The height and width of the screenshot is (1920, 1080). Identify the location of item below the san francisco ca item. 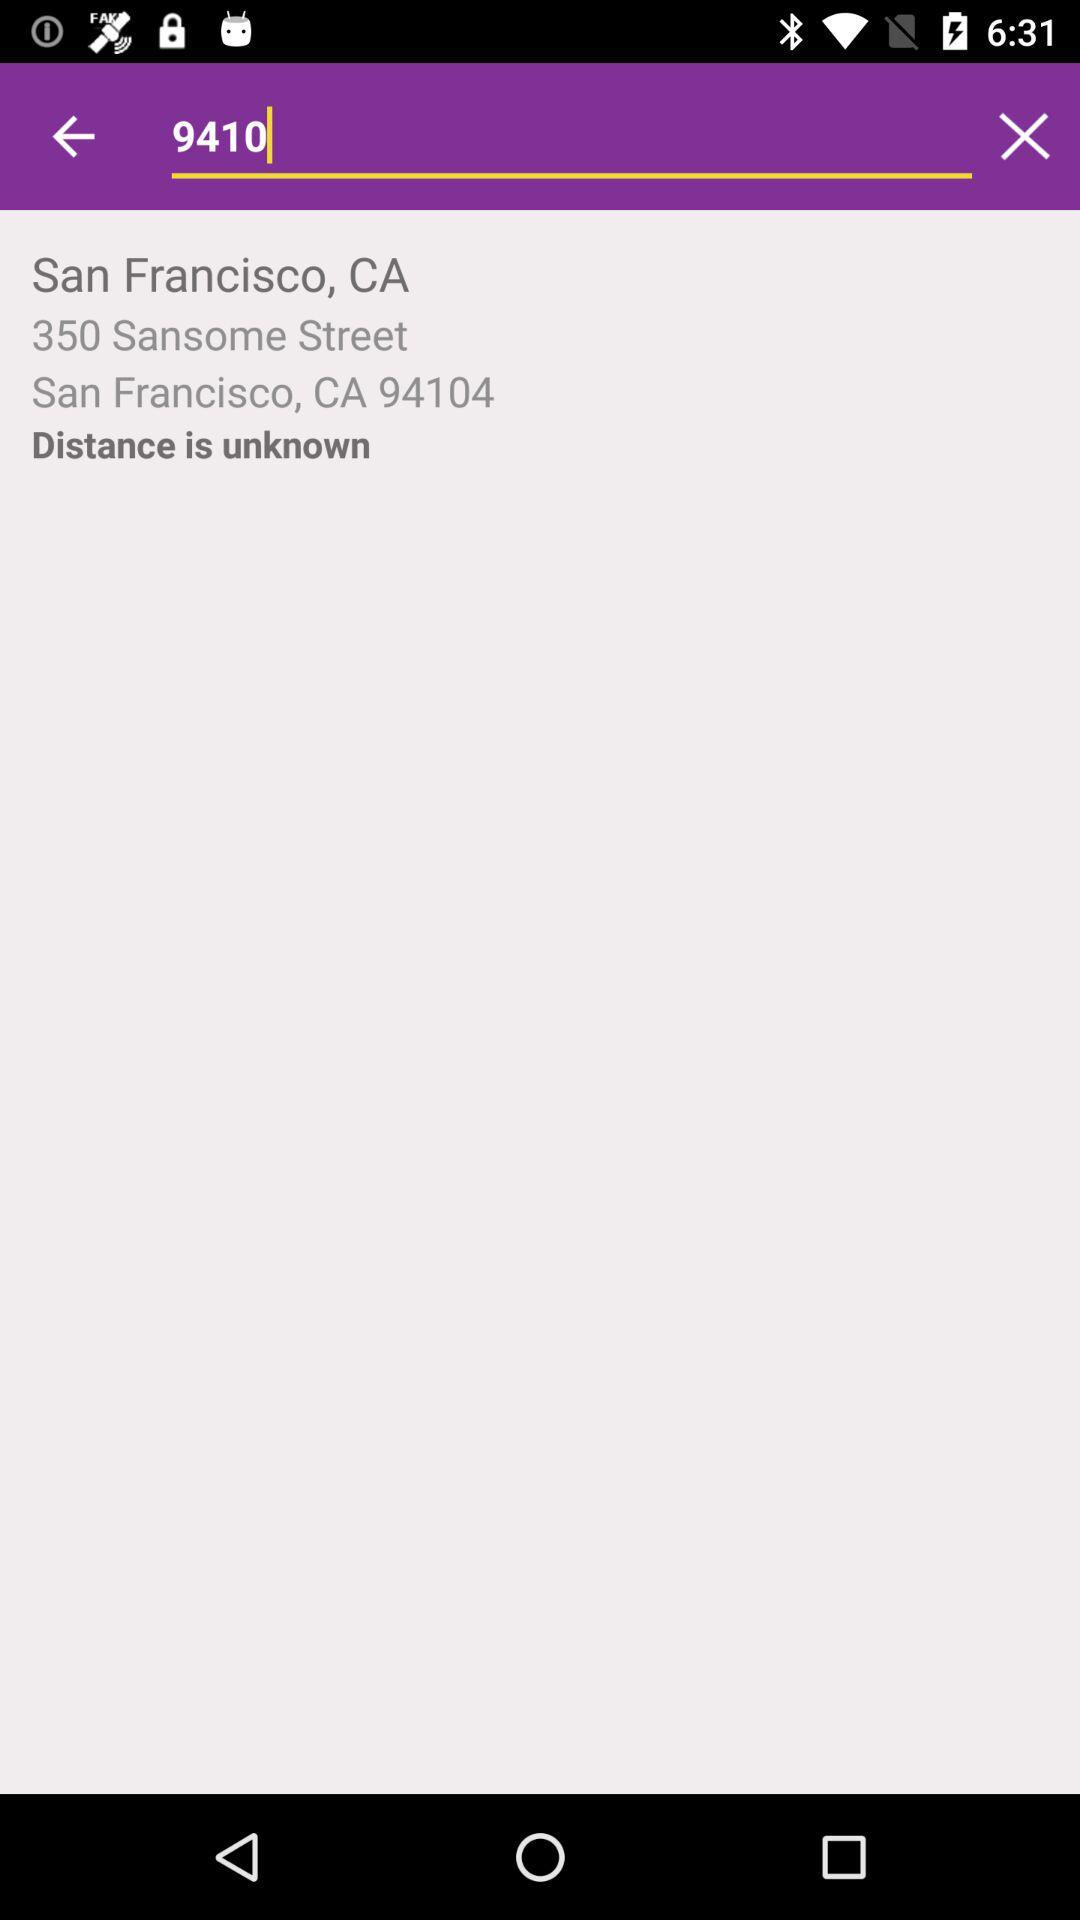
(200, 443).